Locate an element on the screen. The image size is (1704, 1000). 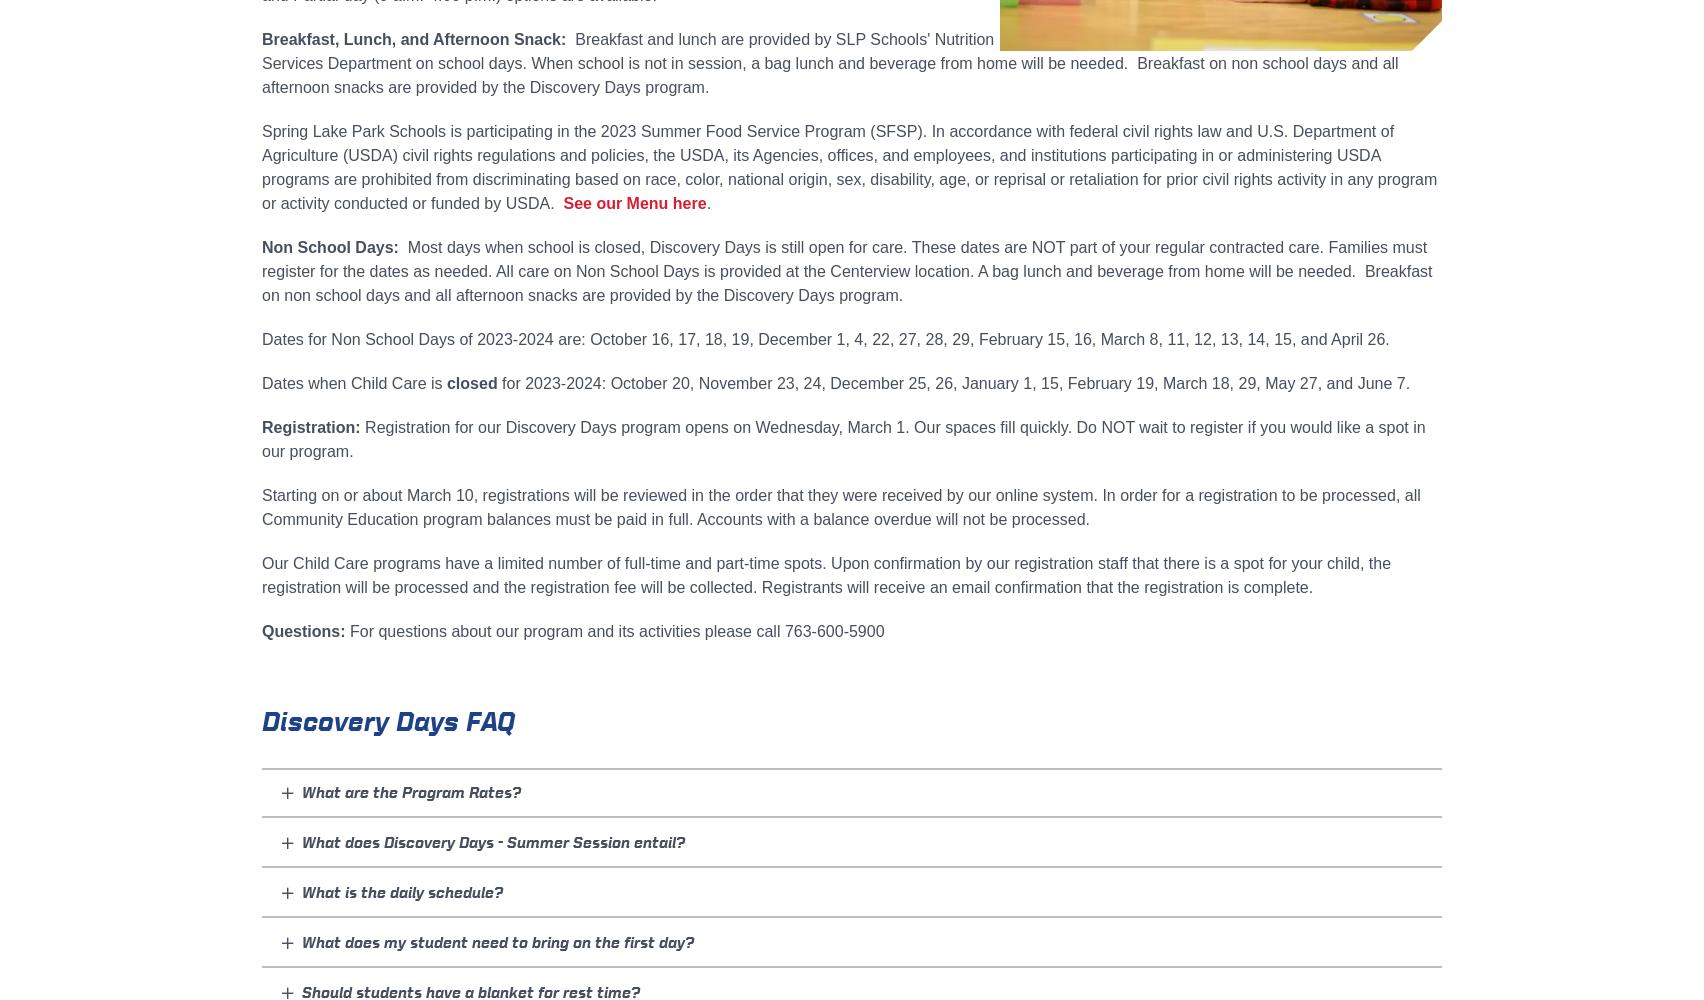
'Starting on or about March 10, registrations will be reviewed in the order that they were received by our online system. In order for a registration to be processed, all Community Education program balances must be paid in full. Accounts with a balance overdue will not be processed.' is located at coordinates (839, 507).